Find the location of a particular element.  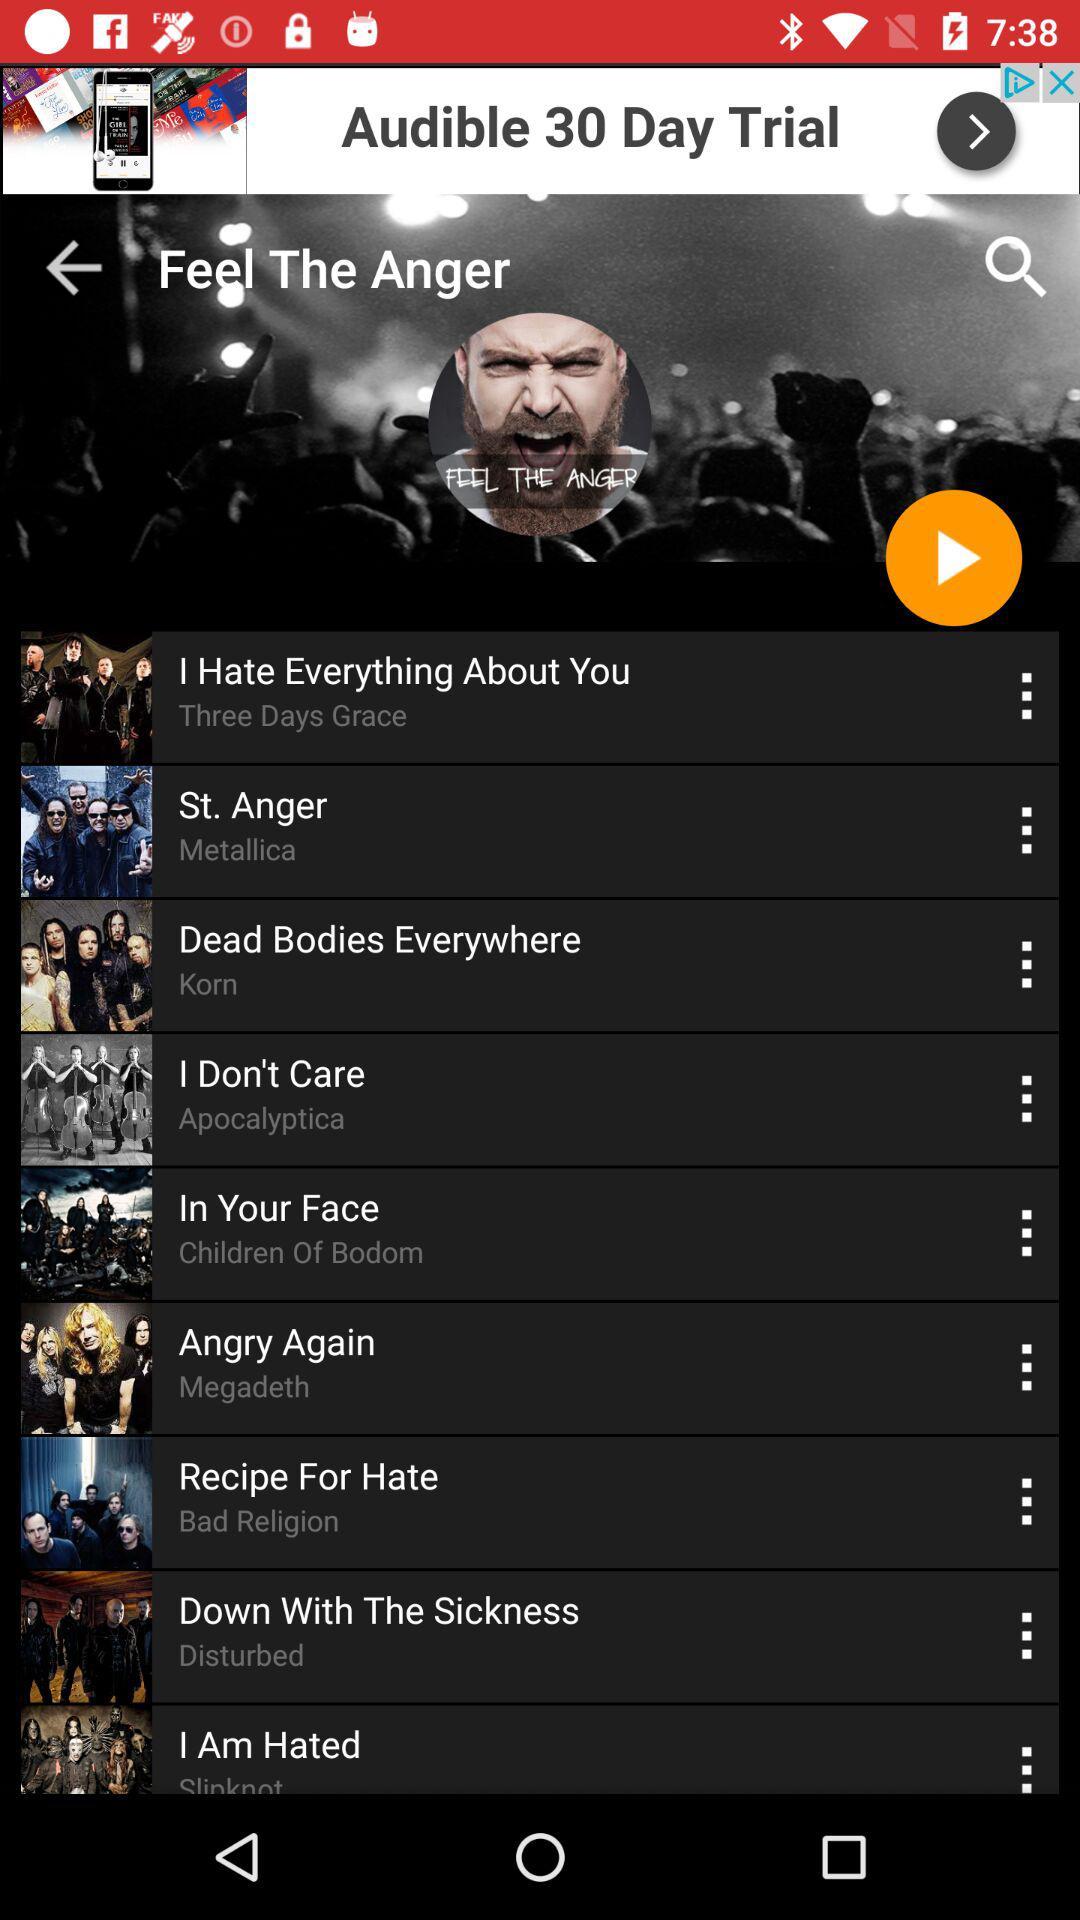

audible 30 day trial is located at coordinates (540, 127).